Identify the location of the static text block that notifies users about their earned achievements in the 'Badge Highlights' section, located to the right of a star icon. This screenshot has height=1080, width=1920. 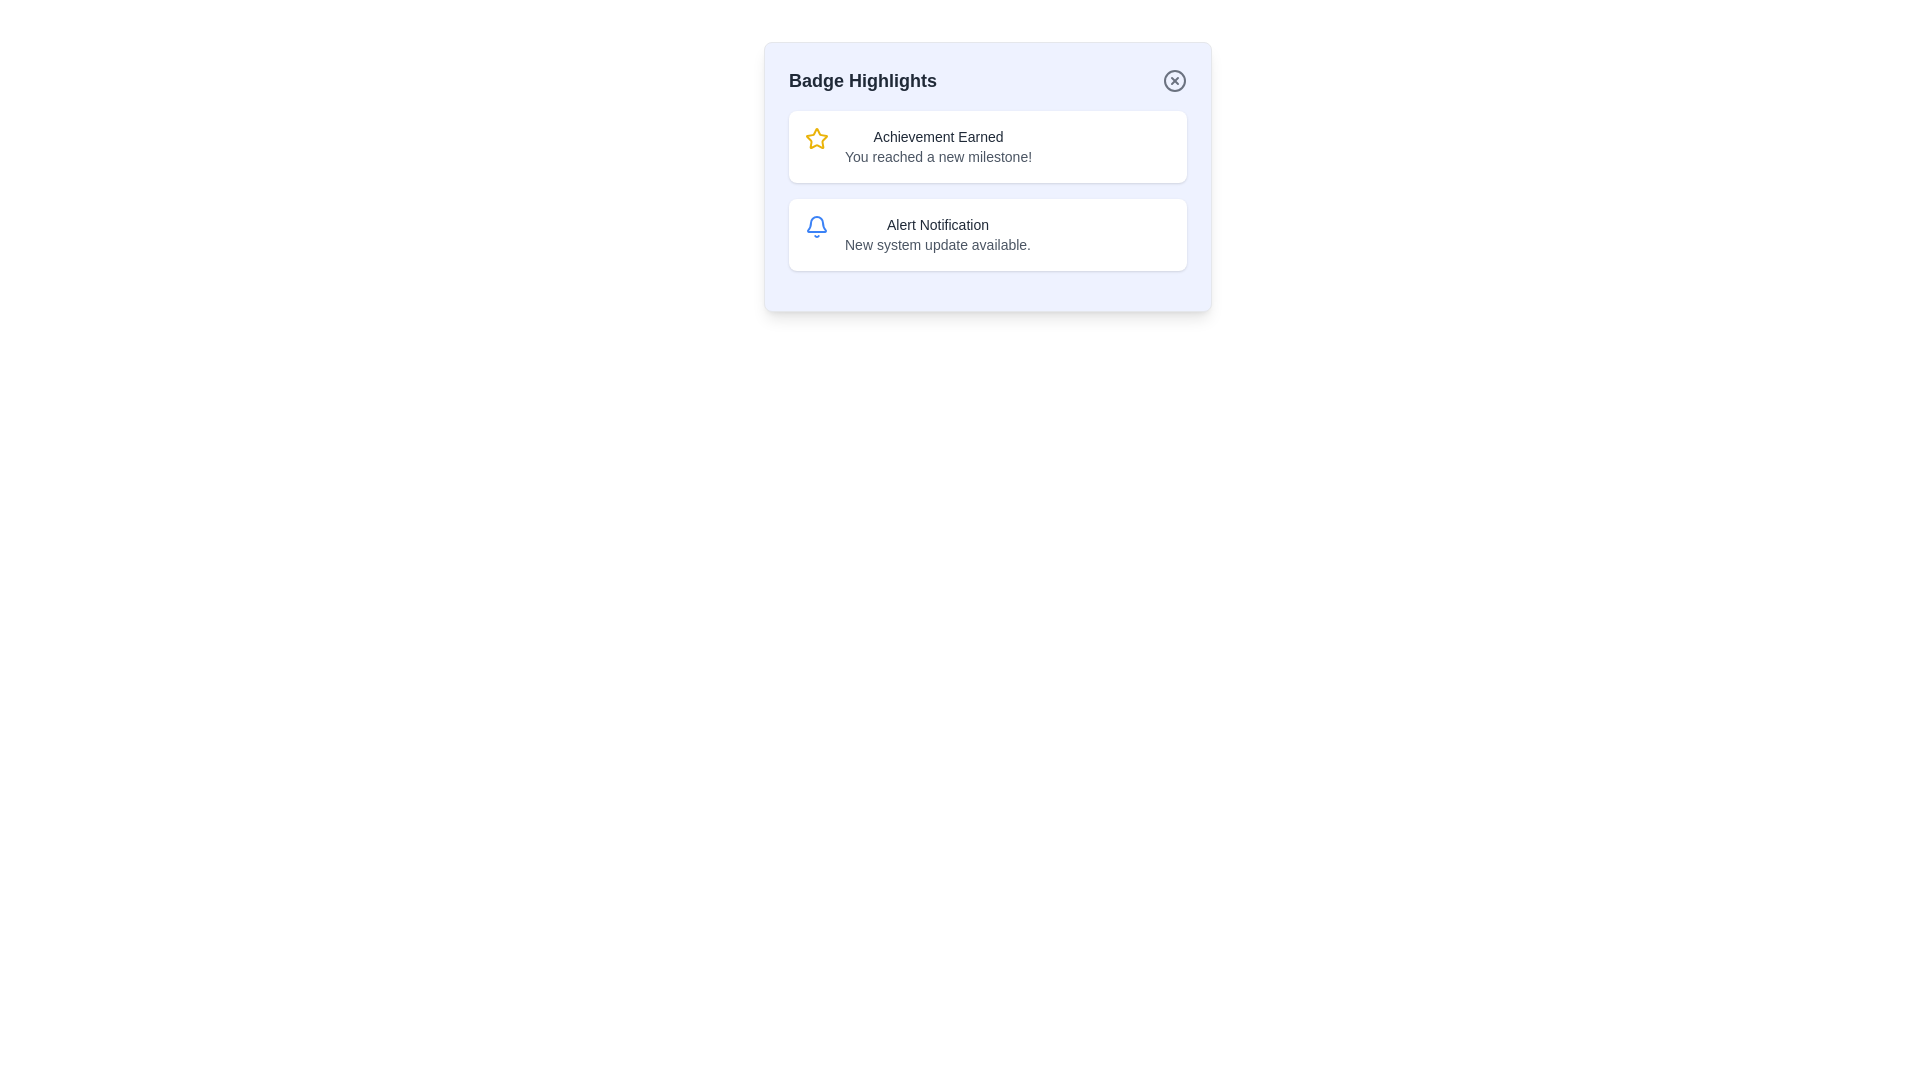
(937, 145).